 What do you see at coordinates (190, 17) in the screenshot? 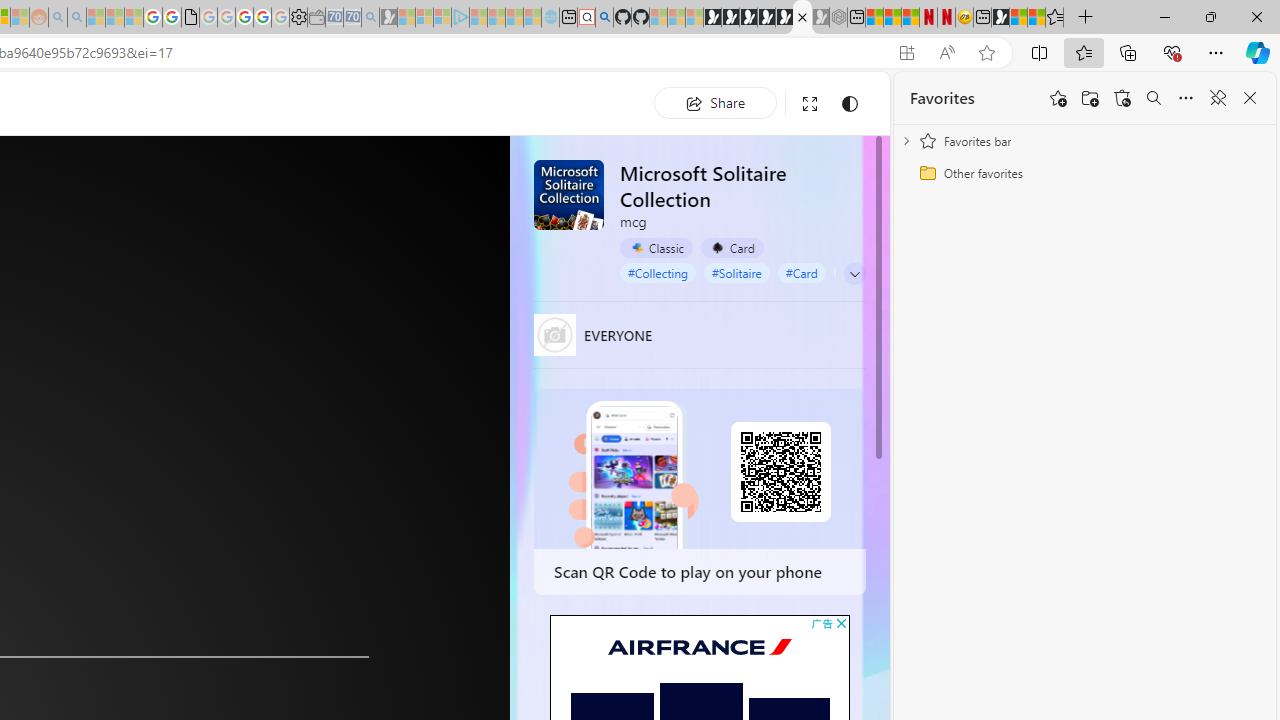
I see `'google_privacy_policy_zh-CN.pdf'` at bounding box center [190, 17].